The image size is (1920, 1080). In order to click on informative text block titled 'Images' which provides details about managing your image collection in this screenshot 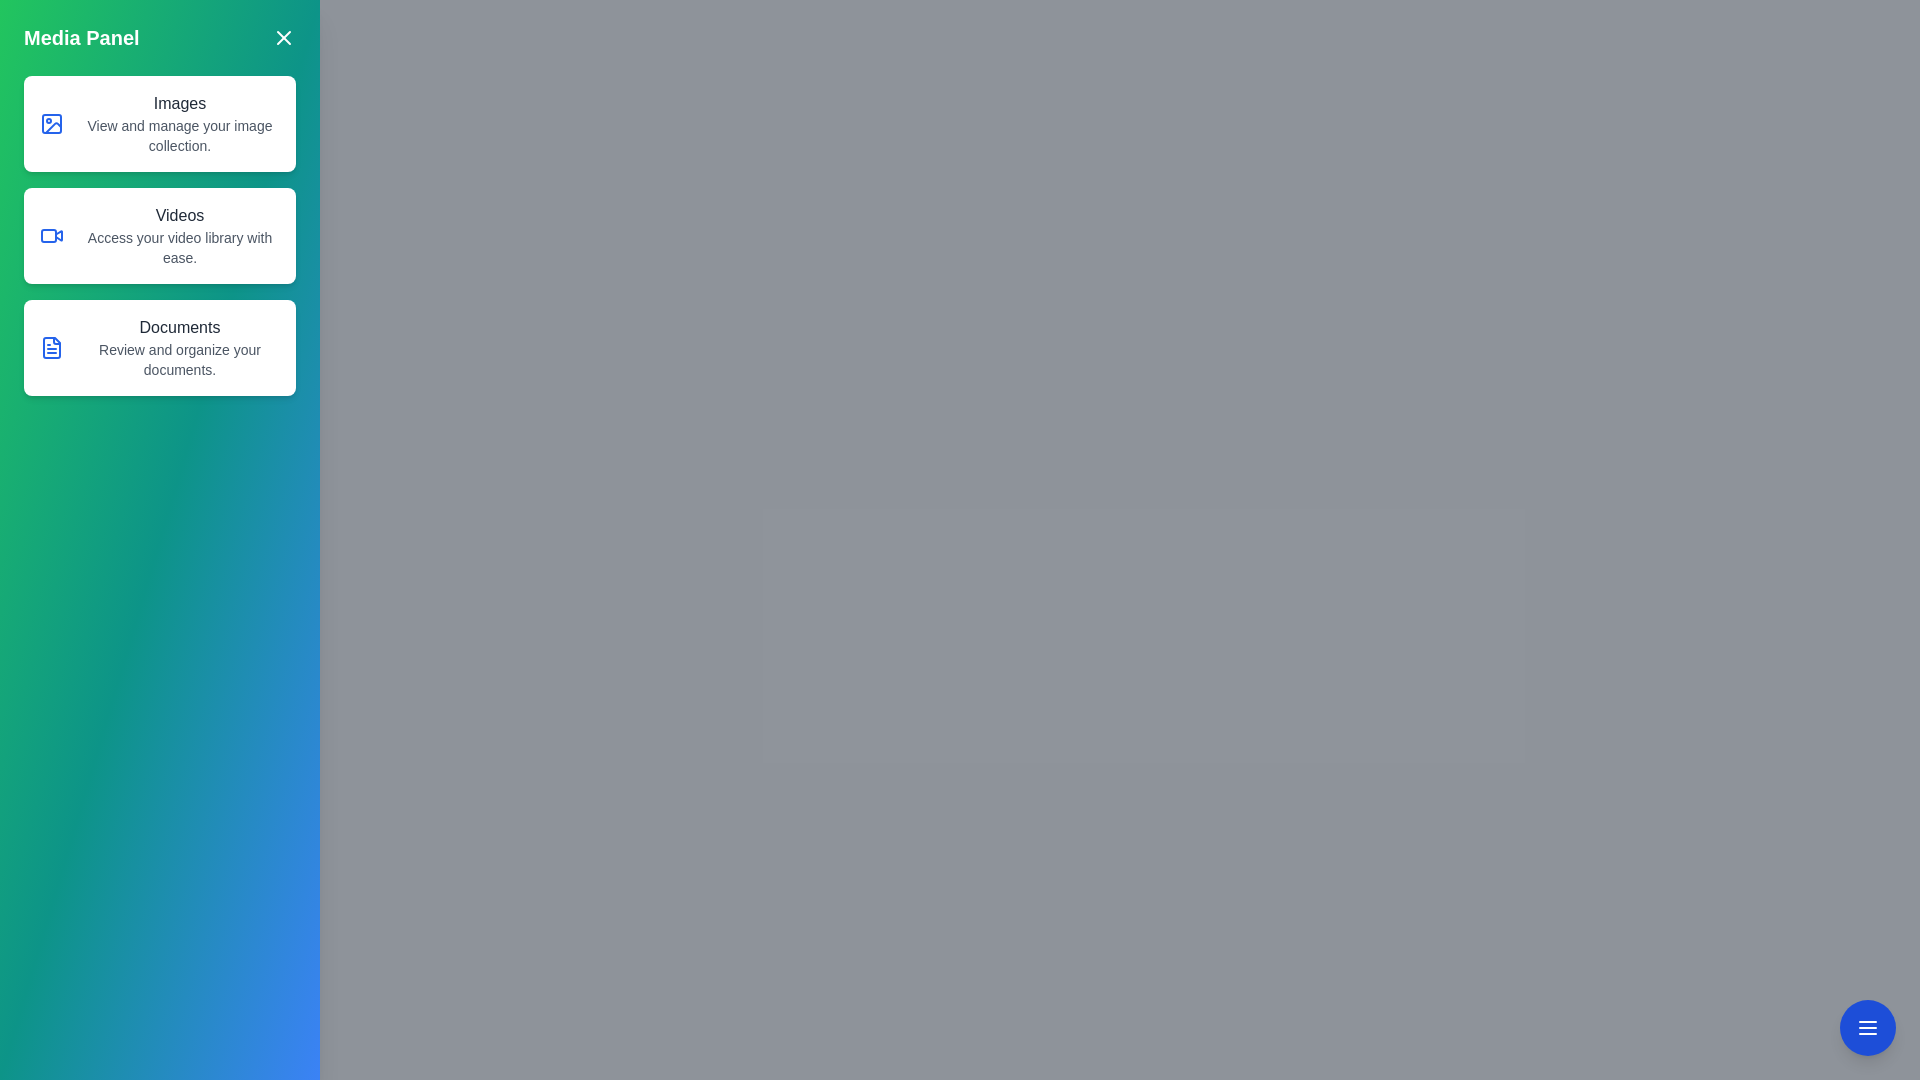, I will do `click(180, 123)`.